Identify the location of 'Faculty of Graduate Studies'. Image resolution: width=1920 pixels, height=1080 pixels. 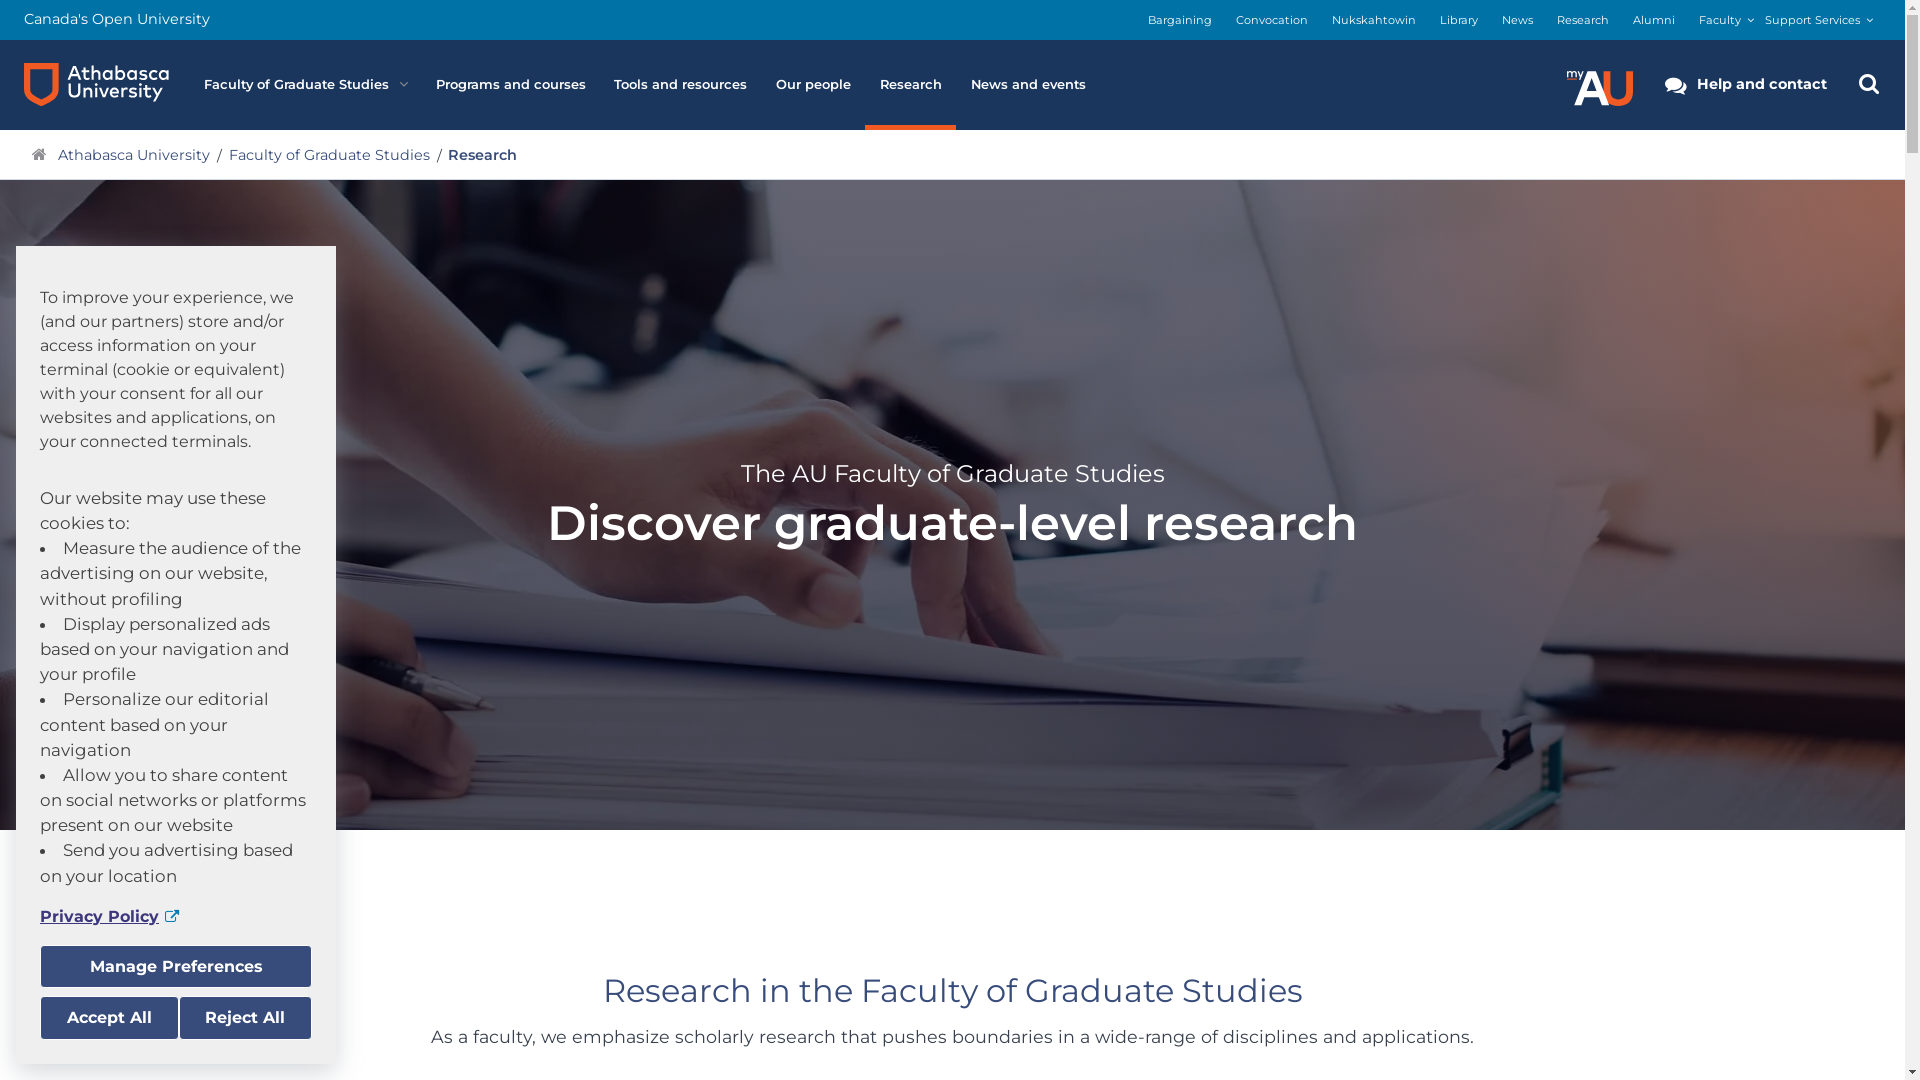
(304, 83).